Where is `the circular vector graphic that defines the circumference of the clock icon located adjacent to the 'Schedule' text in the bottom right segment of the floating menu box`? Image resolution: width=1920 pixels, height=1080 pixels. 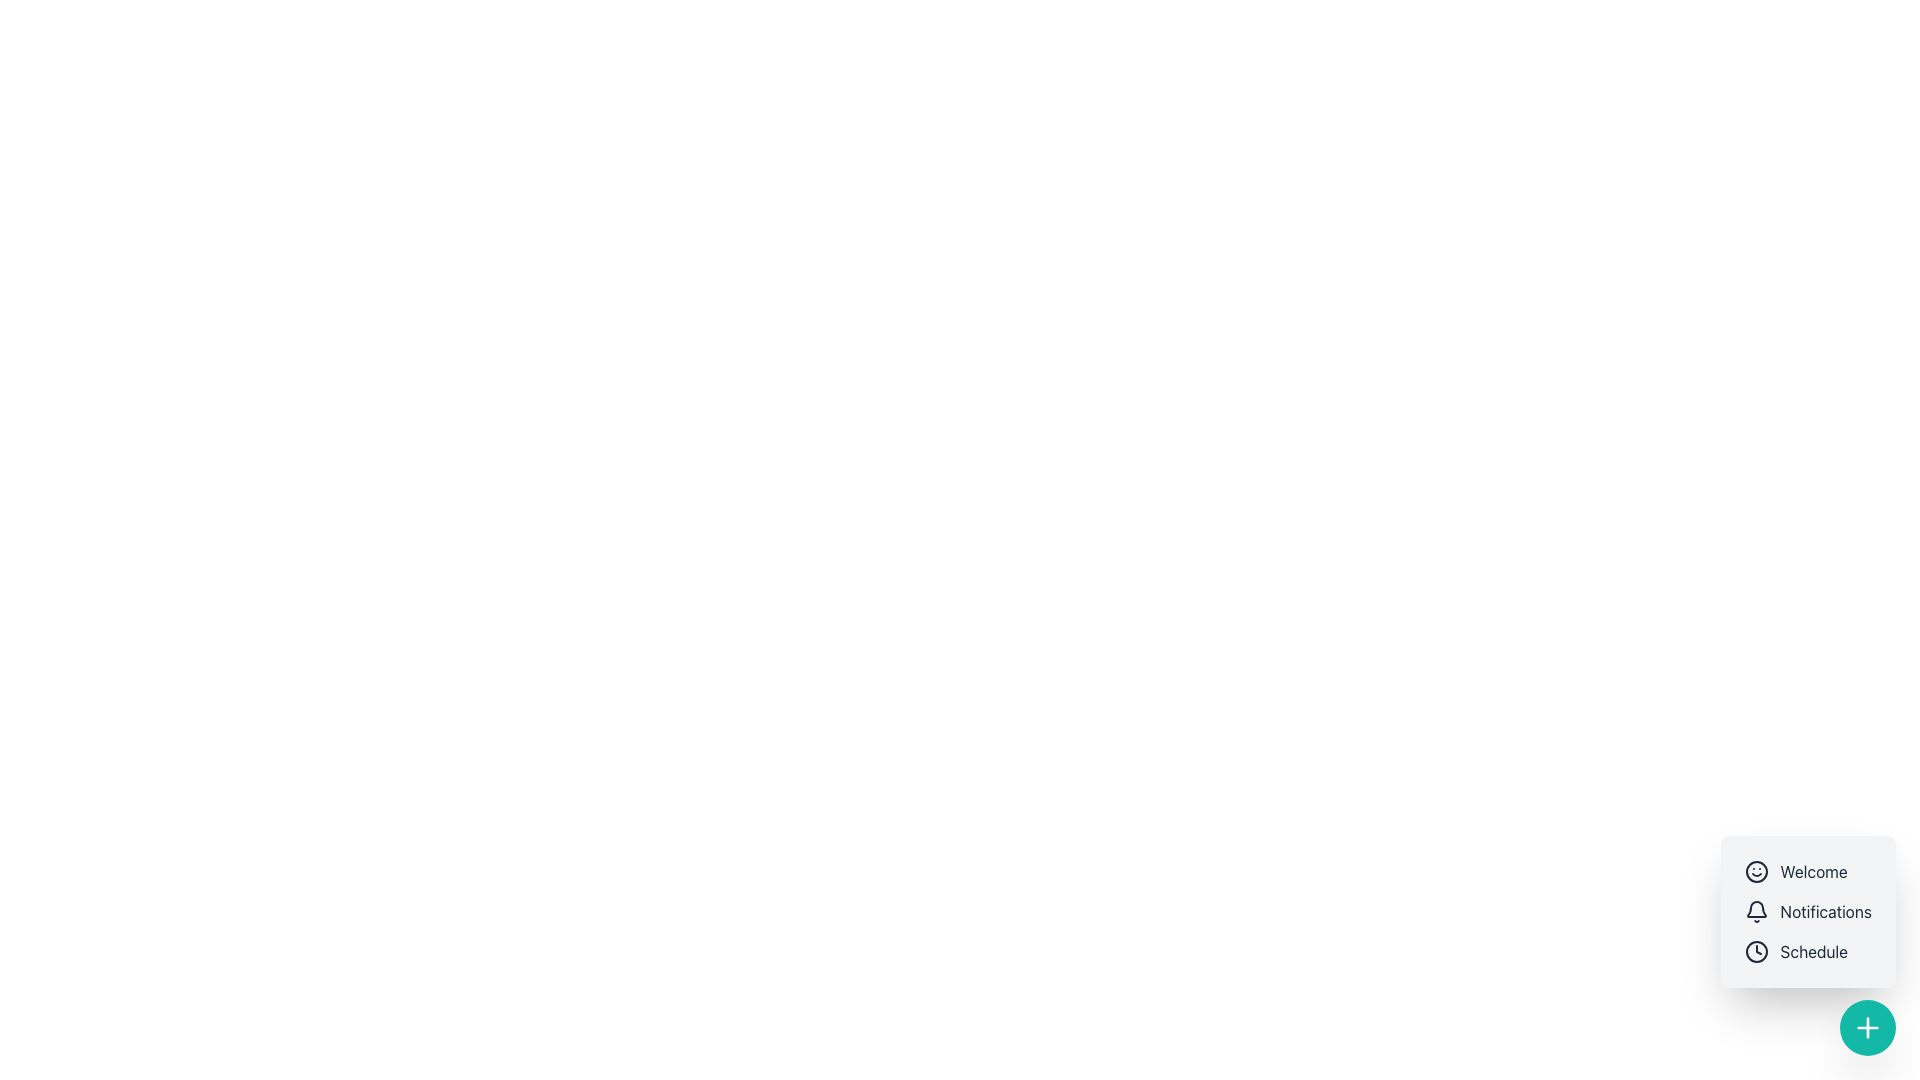
the circular vector graphic that defines the circumference of the clock icon located adjacent to the 'Schedule' text in the bottom right segment of the floating menu box is located at coordinates (1755, 951).